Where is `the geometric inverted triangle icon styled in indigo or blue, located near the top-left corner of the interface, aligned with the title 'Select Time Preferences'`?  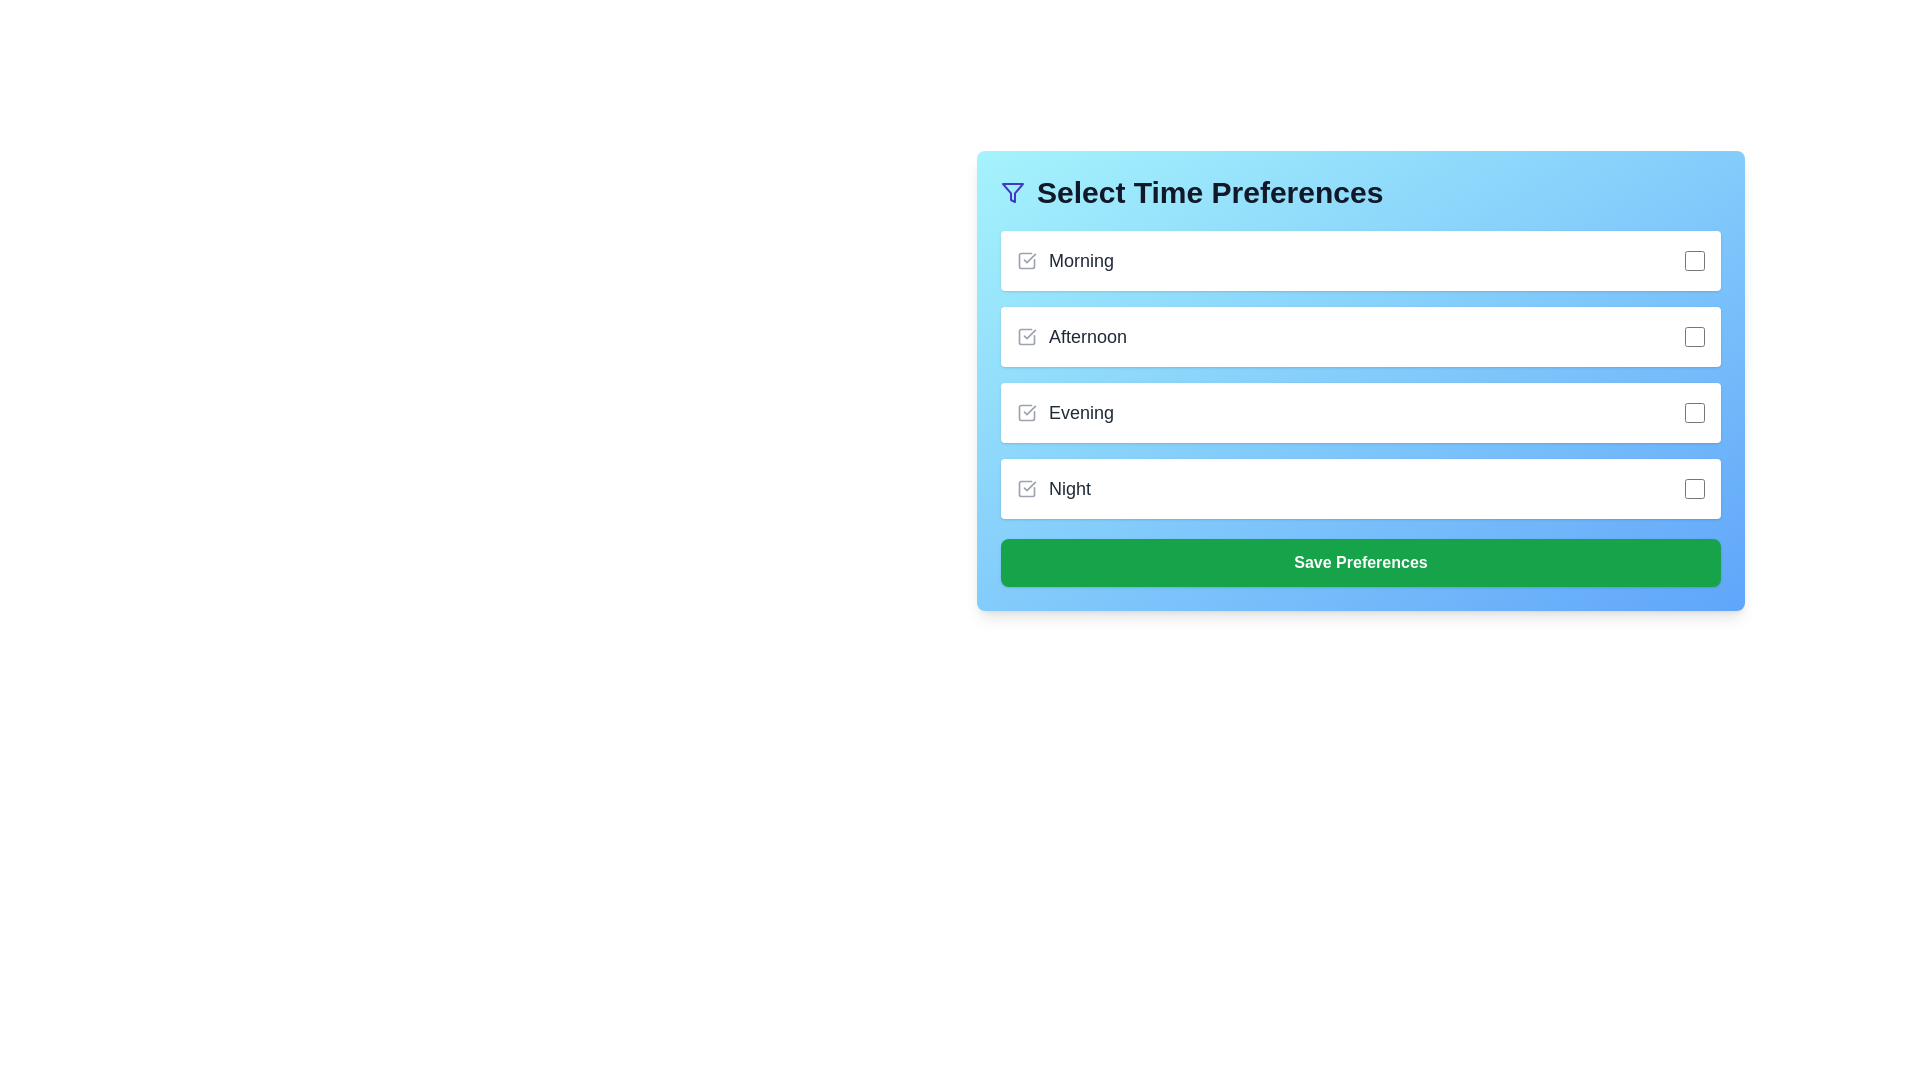
the geometric inverted triangle icon styled in indigo or blue, located near the top-left corner of the interface, aligned with the title 'Select Time Preferences' is located at coordinates (1012, 192).